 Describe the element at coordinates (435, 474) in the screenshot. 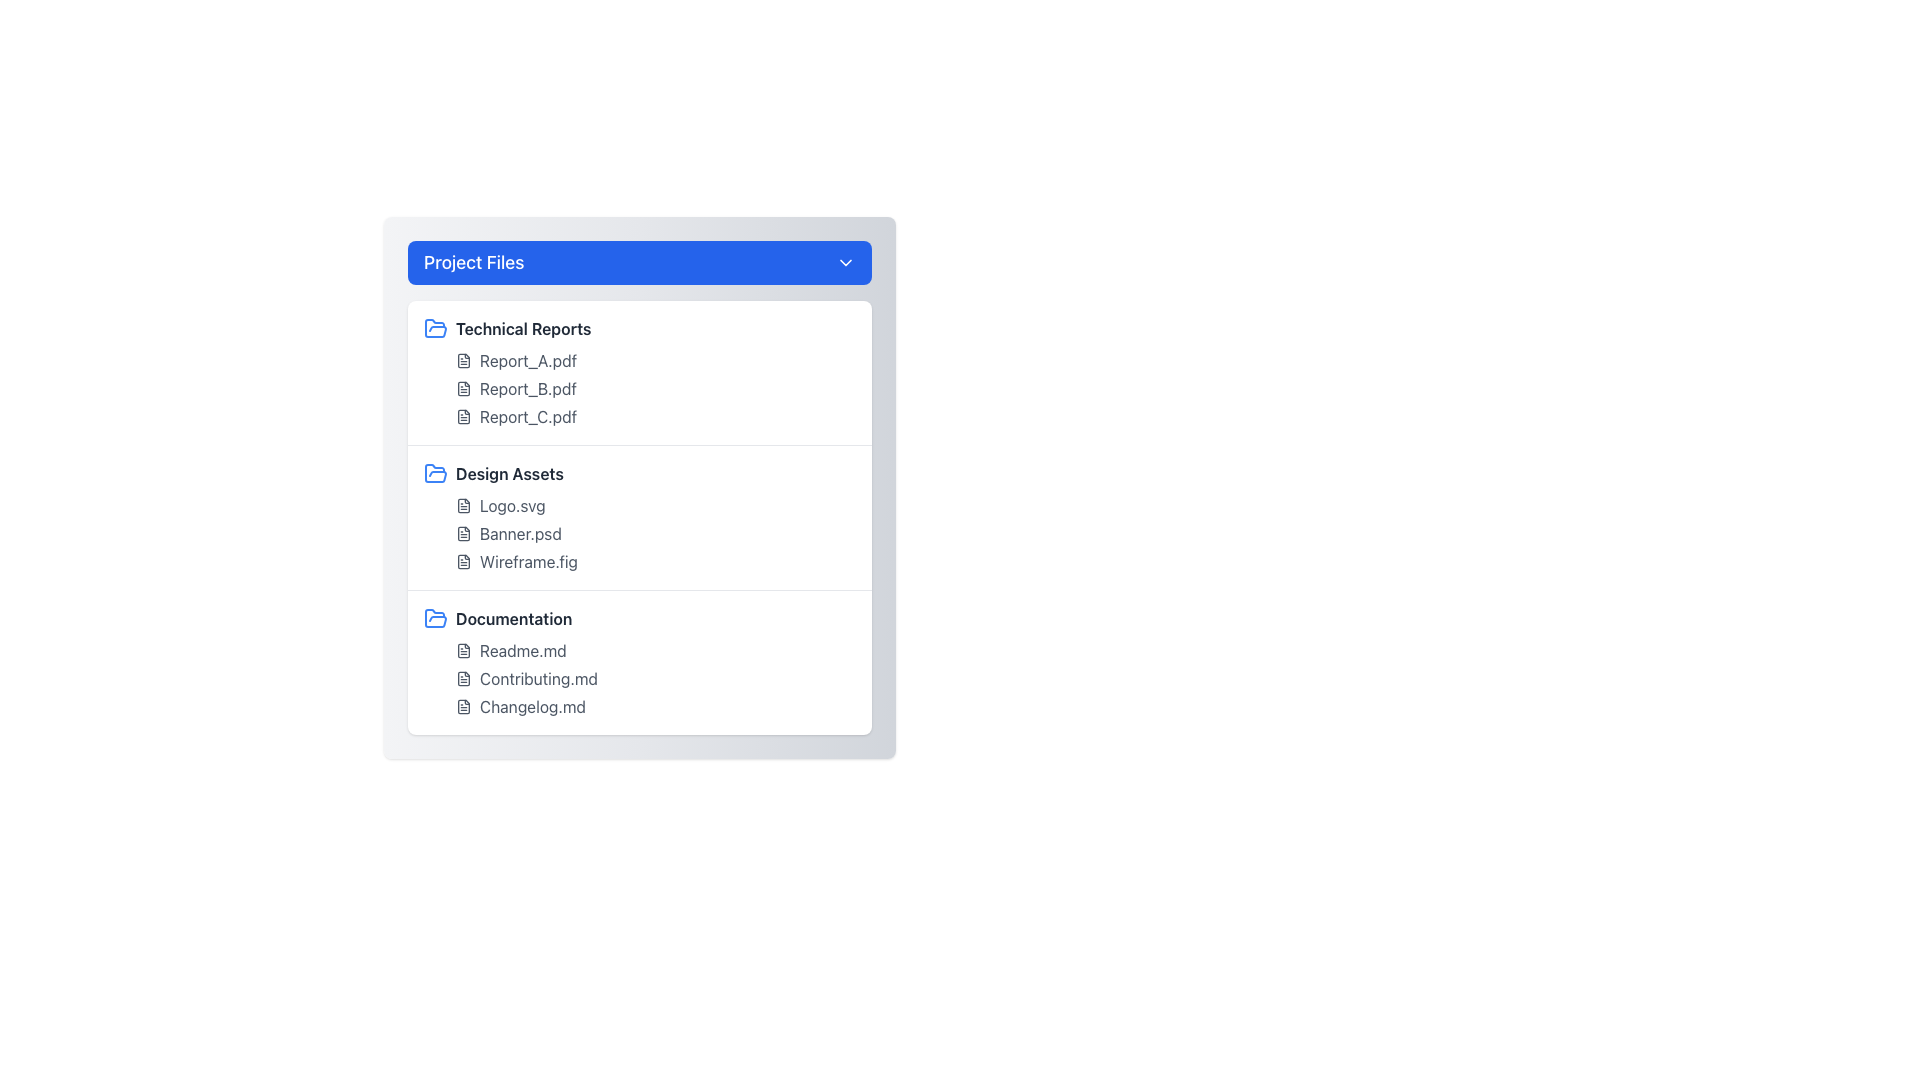

I see `the blue open folder icon located to the left of the 'Design Assets' label` at that location.